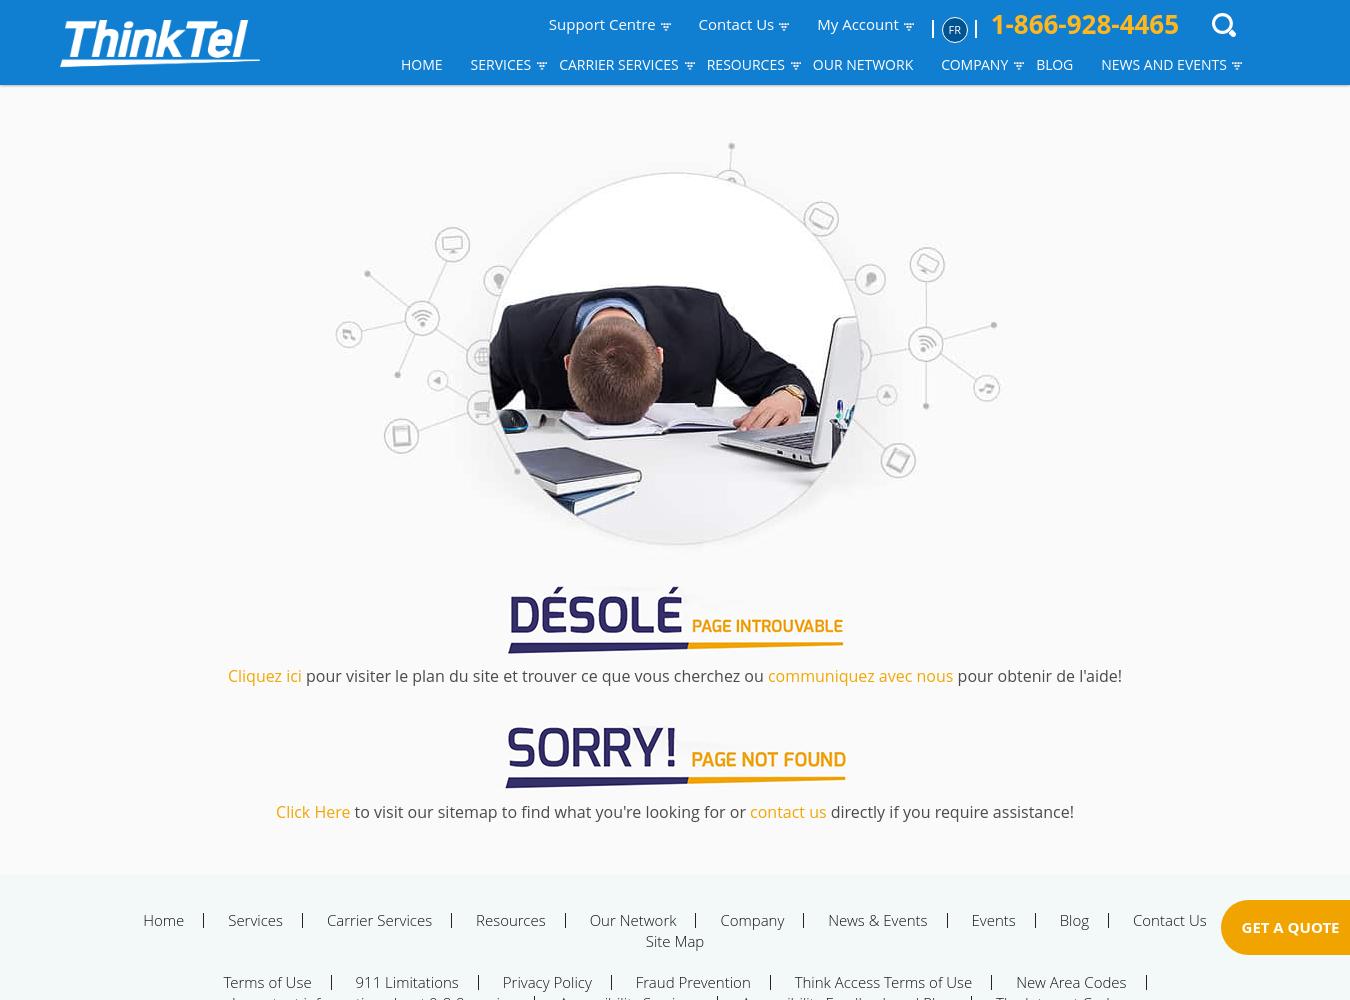  I want to click on 'Events', so click(992, 920).